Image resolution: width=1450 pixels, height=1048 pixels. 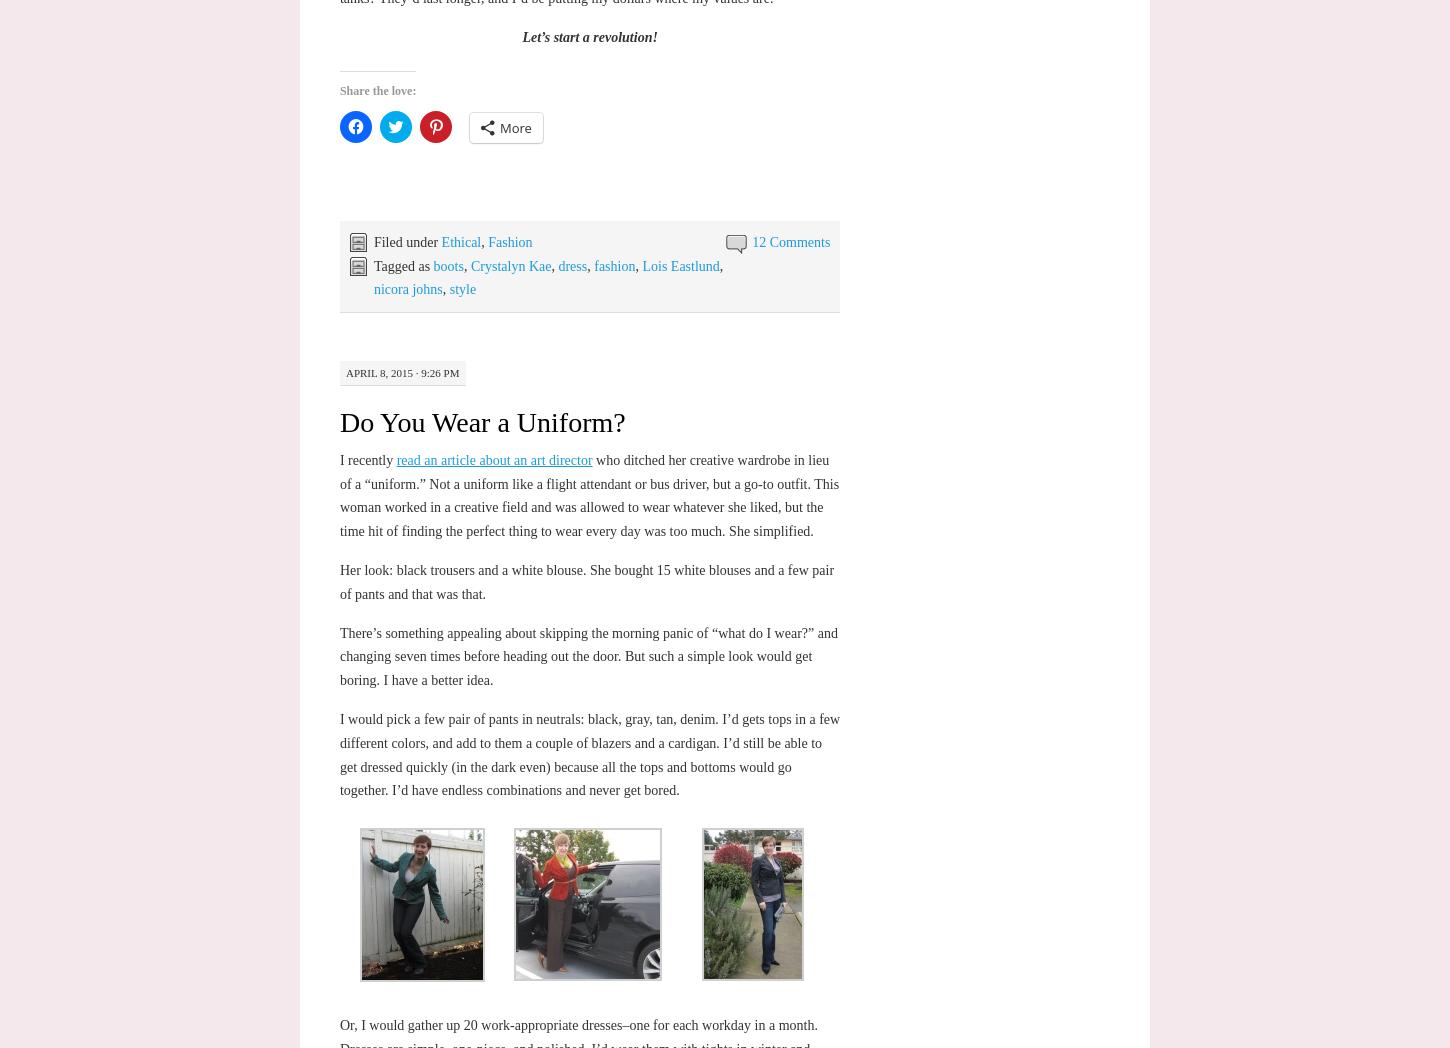 What do you see at coordinates (400, 371) in the screenshot?
I see `'April 8, 2015 · 9:26 pm'` at bounding box center [400, 371].